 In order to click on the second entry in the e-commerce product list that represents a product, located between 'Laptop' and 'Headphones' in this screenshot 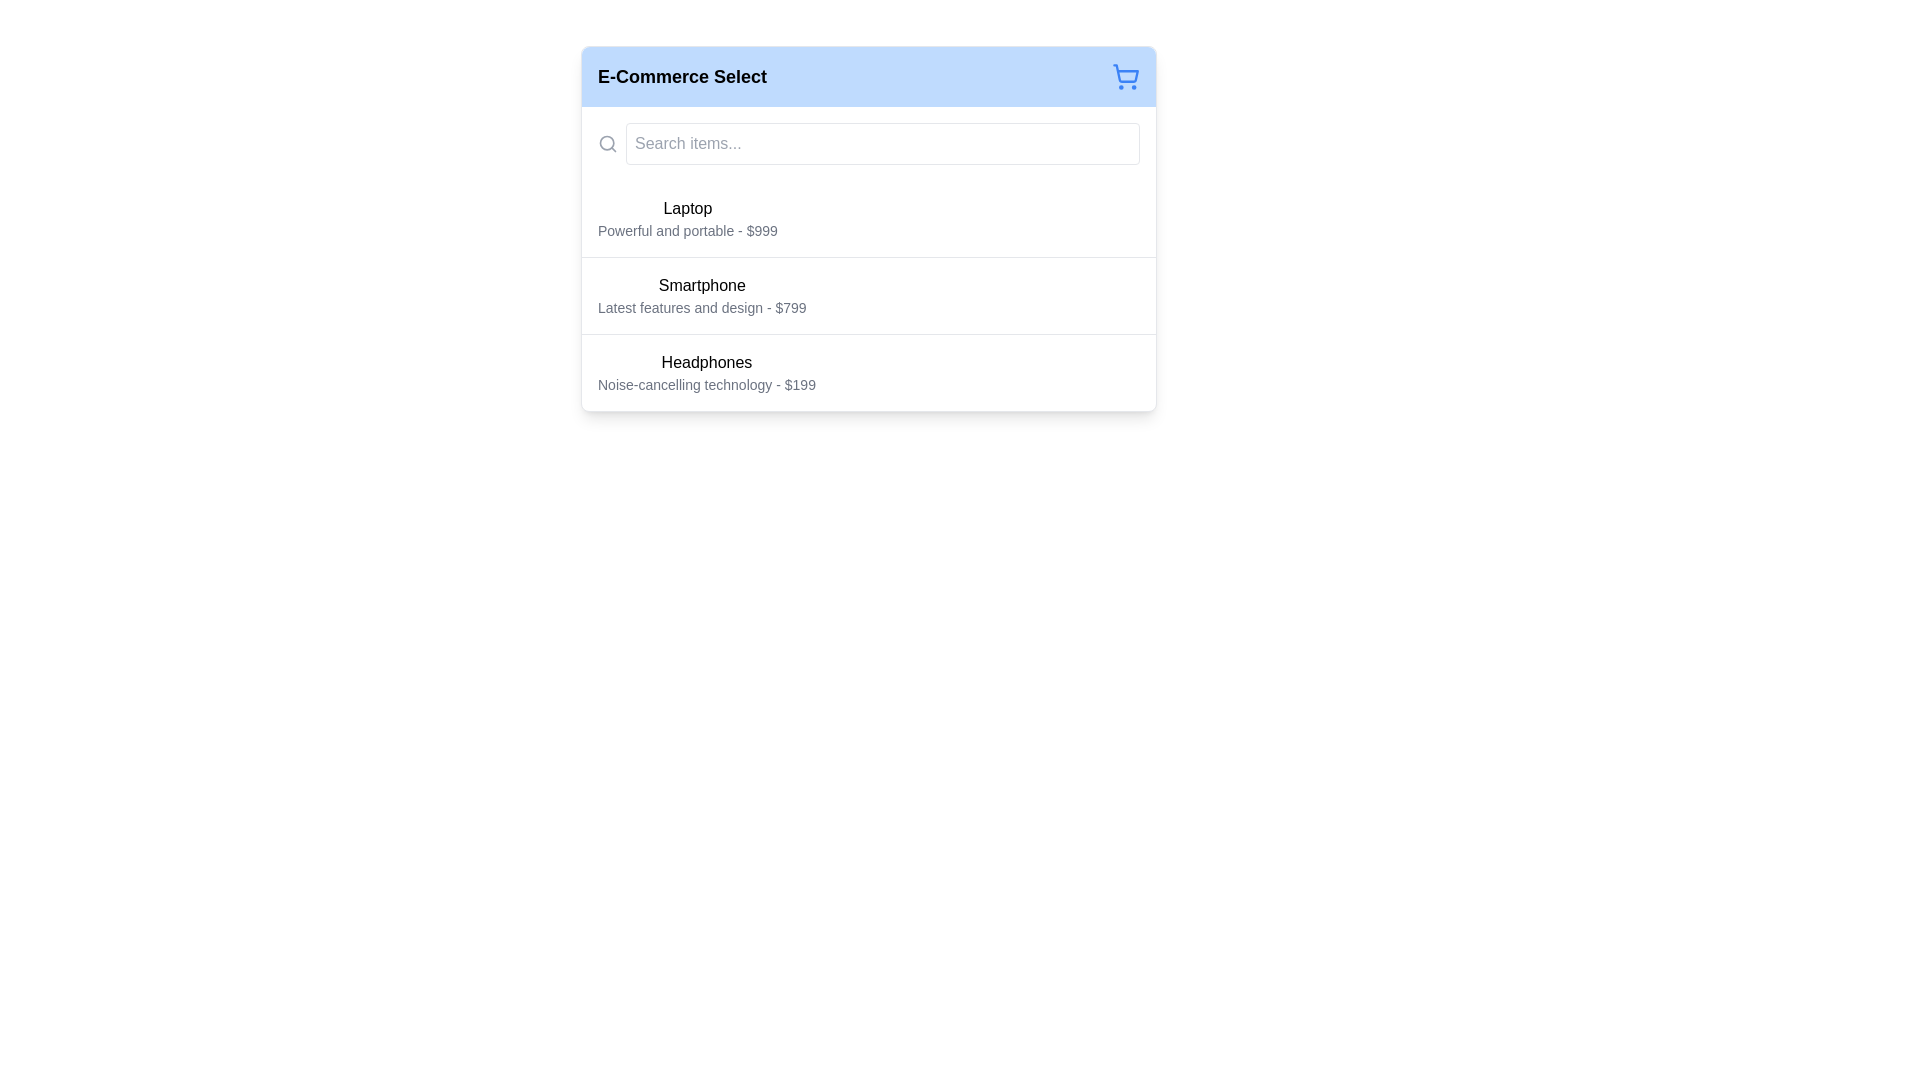, I will do `click(868, 294)`.